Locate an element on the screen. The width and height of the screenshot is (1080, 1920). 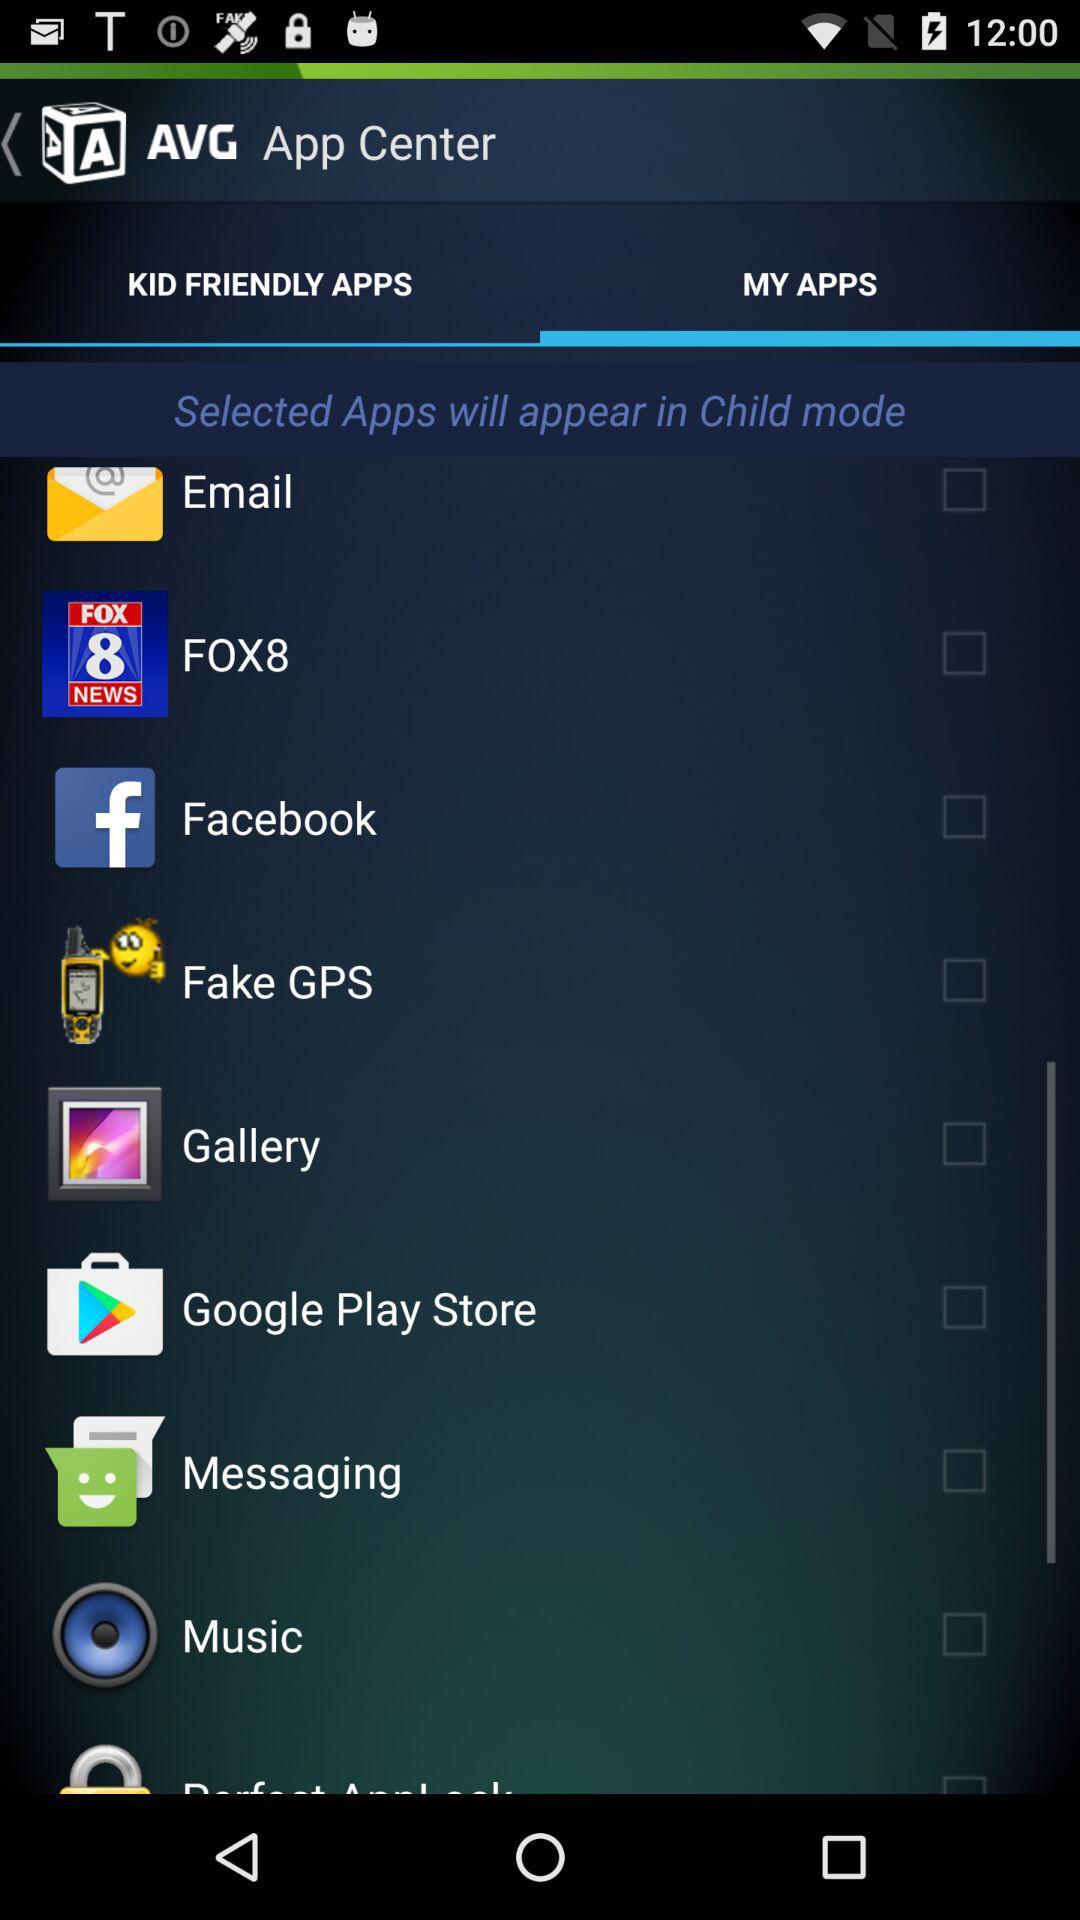
email is located at coordinates (993, 498).